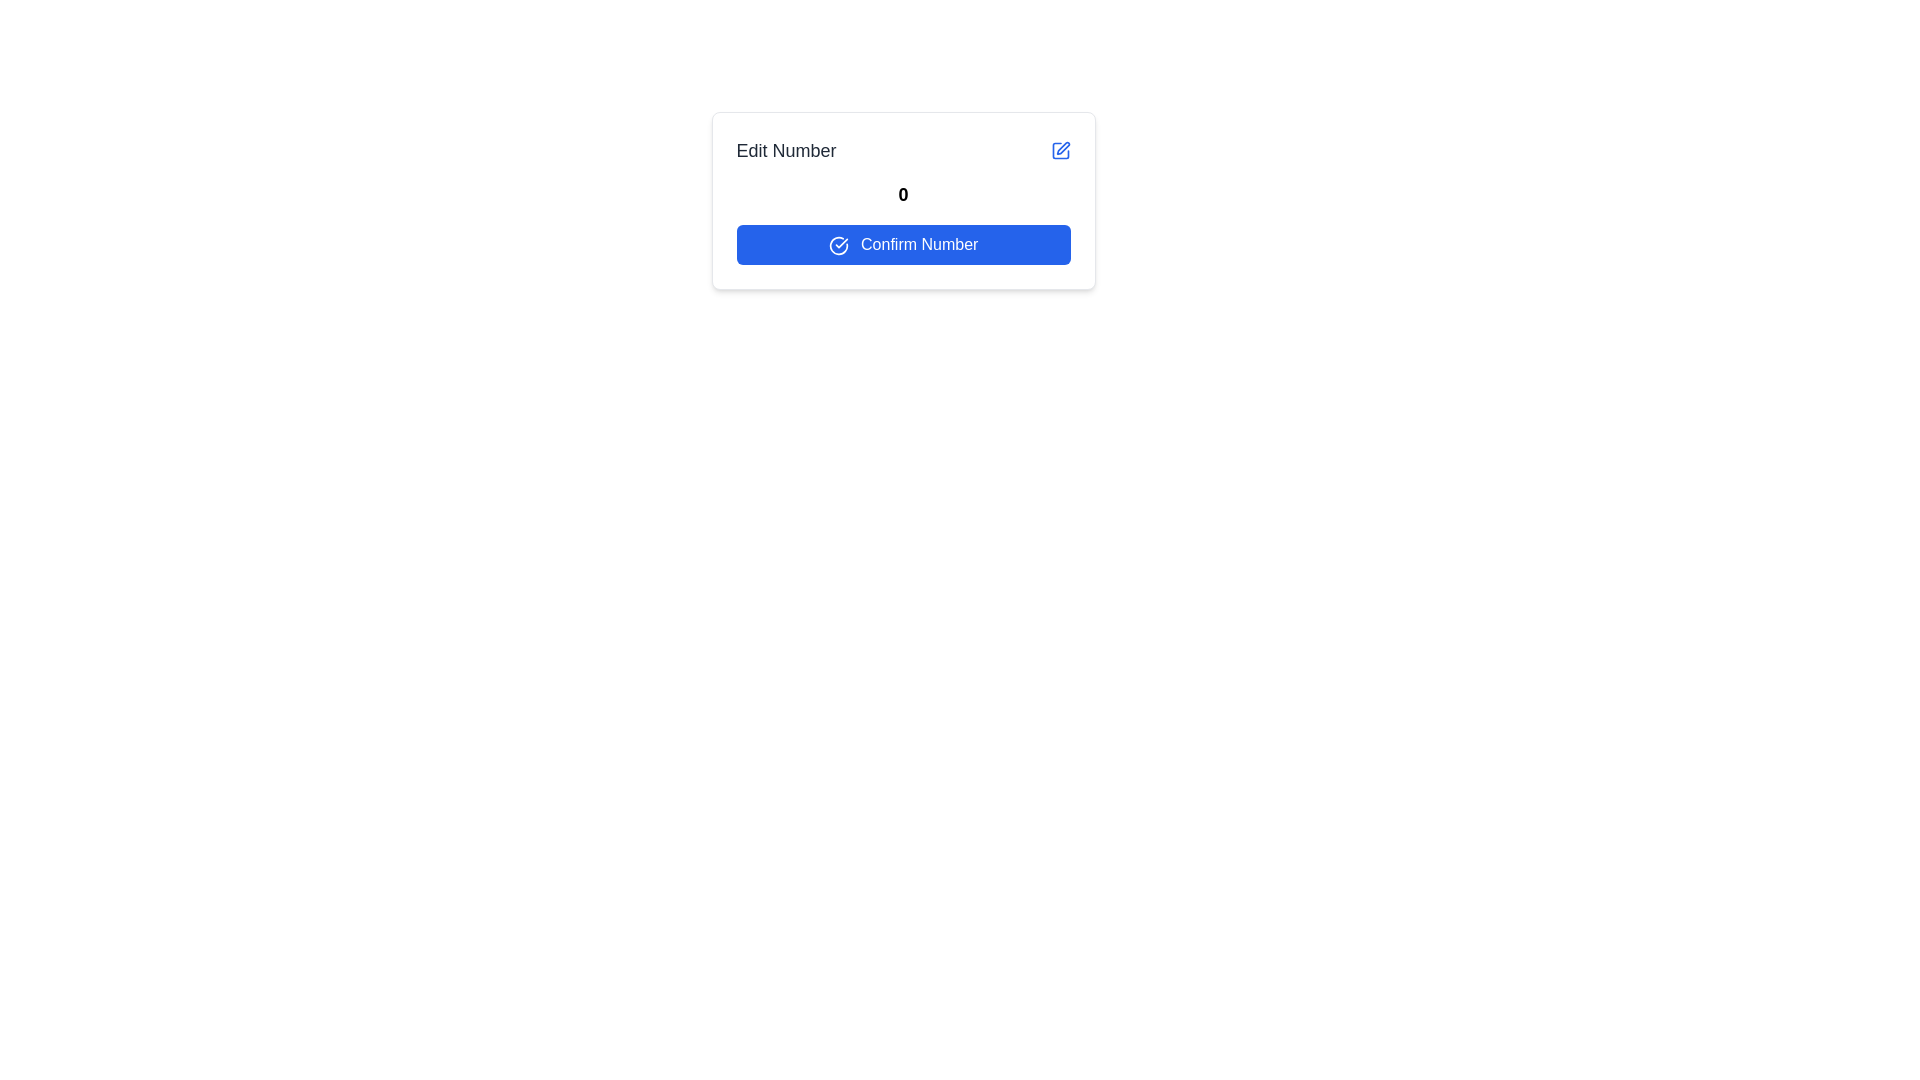 This screenshot has width=1920, height=1080. Describe the element at coordinates (785, 149) in the screenshot. I see `the Text label that describes the functionality for editing a numerical value, positioned directly to the left of the edit icon` at that location.